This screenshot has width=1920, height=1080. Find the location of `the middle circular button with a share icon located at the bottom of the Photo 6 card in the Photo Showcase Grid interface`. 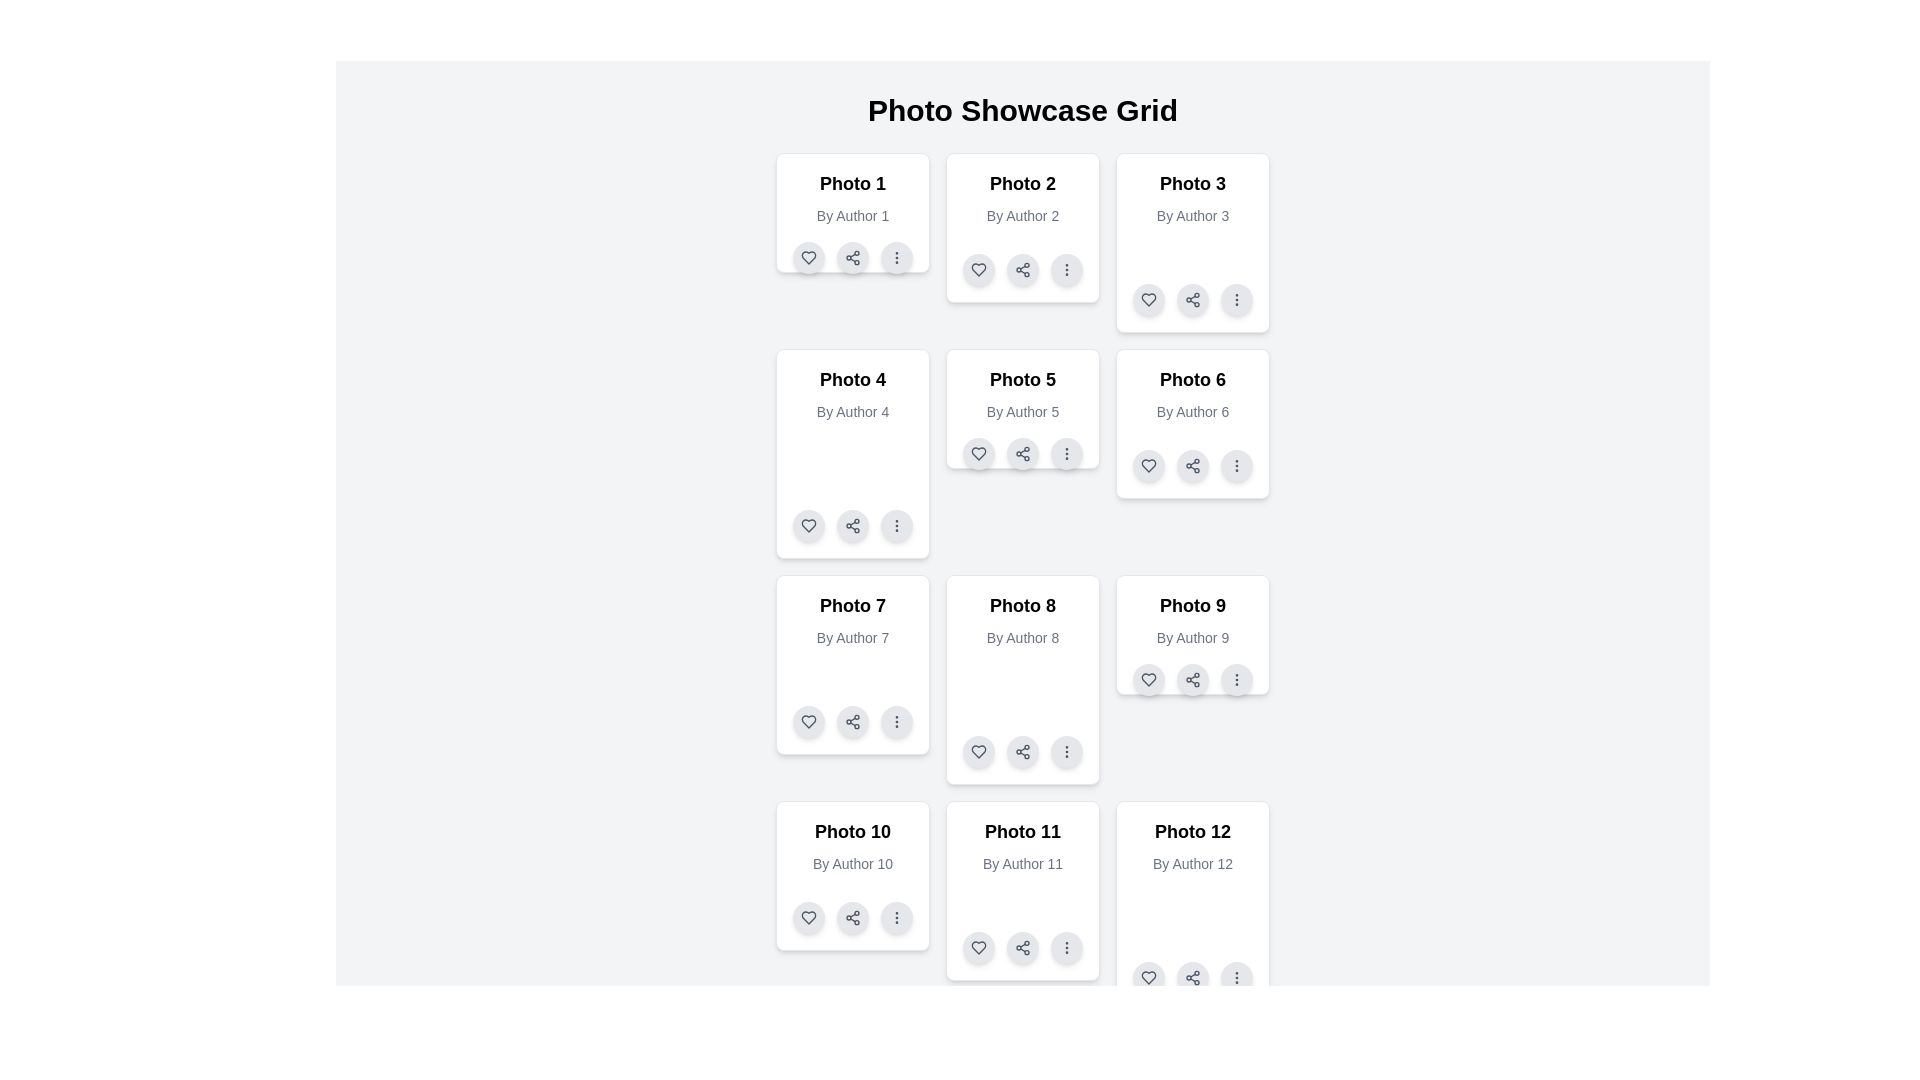

the middle circular button with a share icon located at the bottom of the Photo 6 card in the Photo Showcase Grid interface is located at coordinates (1193, 466).